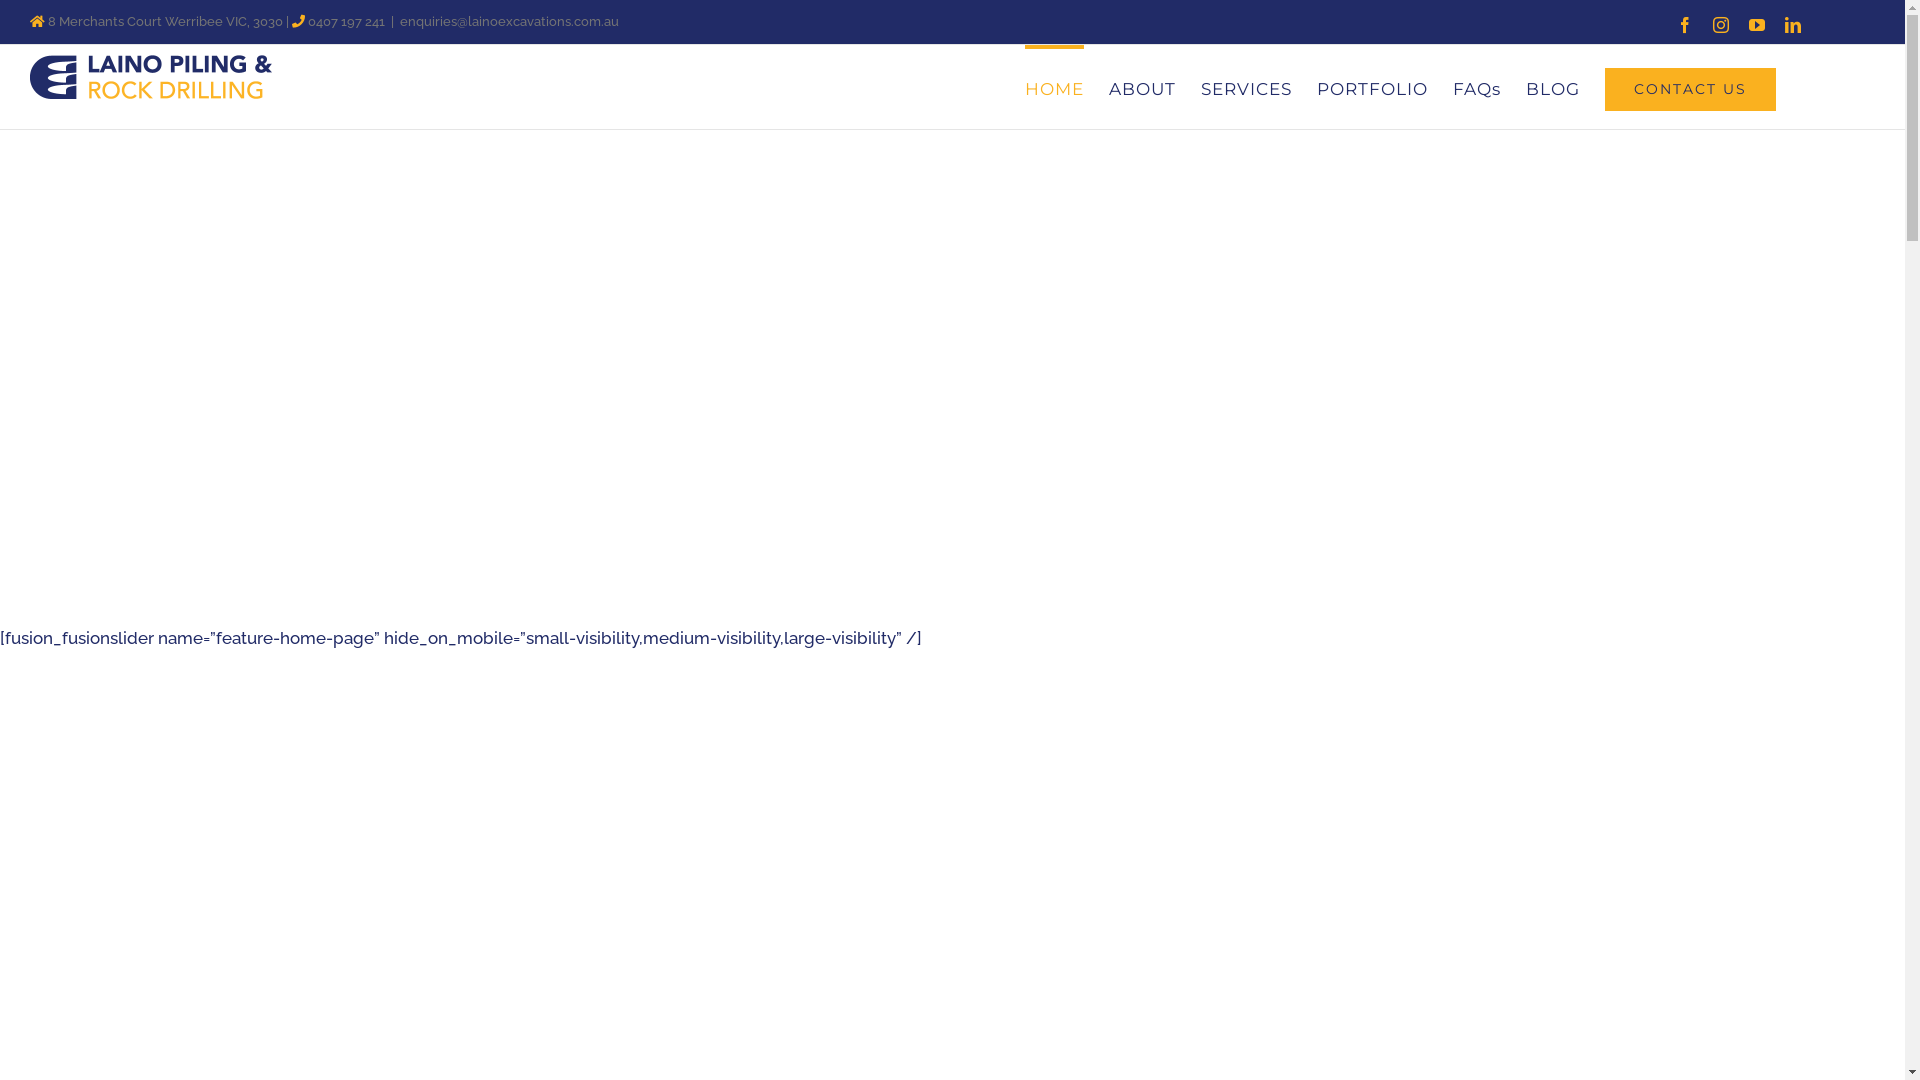  Describe the element at coordinates (1053, 86) in the screenshot. I see `'HOME'` at that location.